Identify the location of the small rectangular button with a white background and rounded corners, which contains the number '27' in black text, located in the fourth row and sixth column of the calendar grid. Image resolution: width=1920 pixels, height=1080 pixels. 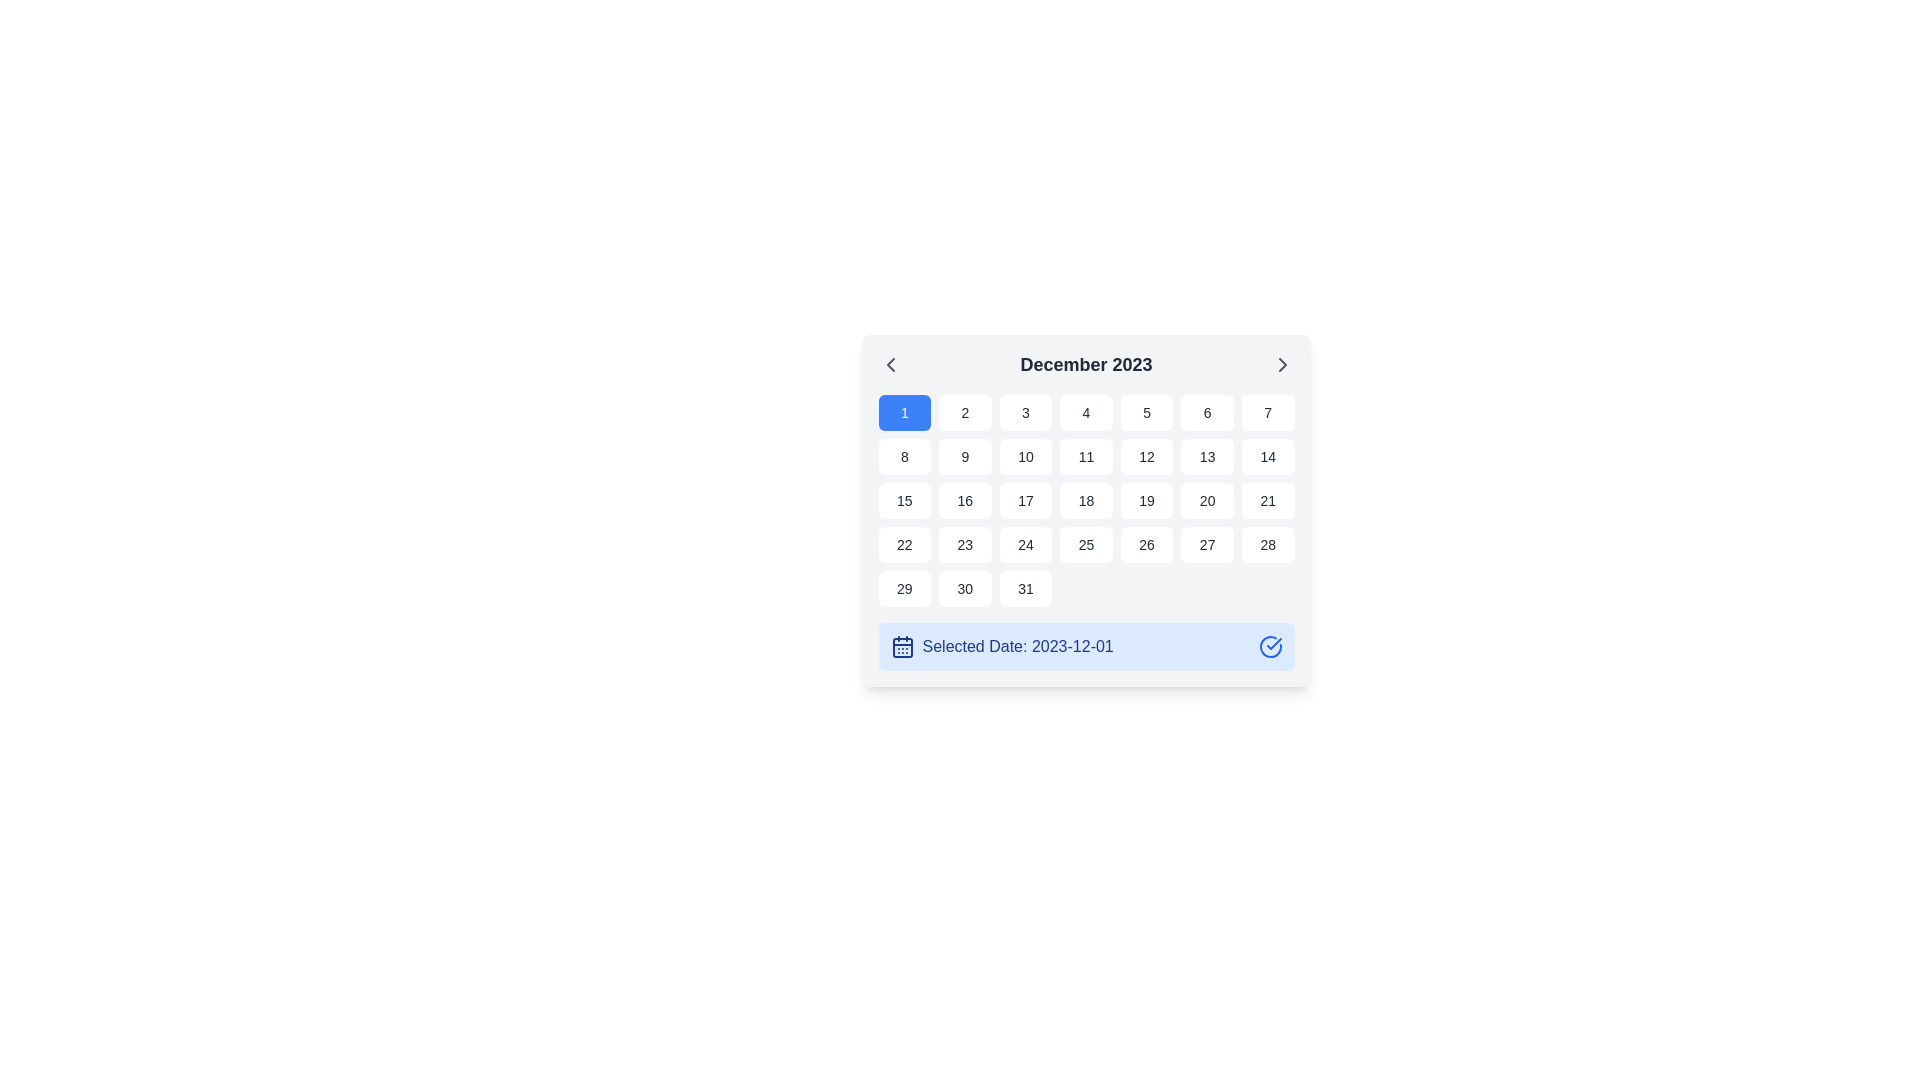
(1206, 544).